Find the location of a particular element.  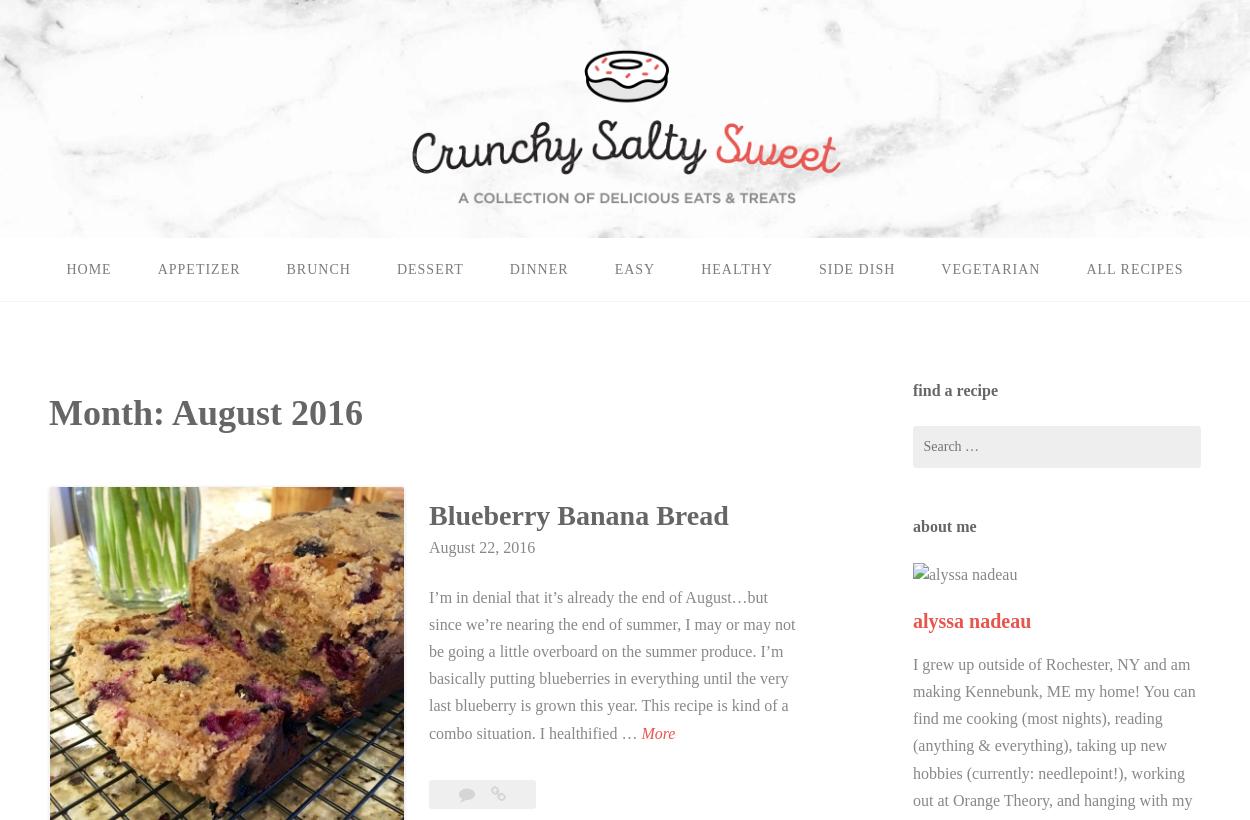

'A collection of delicious eats and treats' is located at coordinates (23, 64).